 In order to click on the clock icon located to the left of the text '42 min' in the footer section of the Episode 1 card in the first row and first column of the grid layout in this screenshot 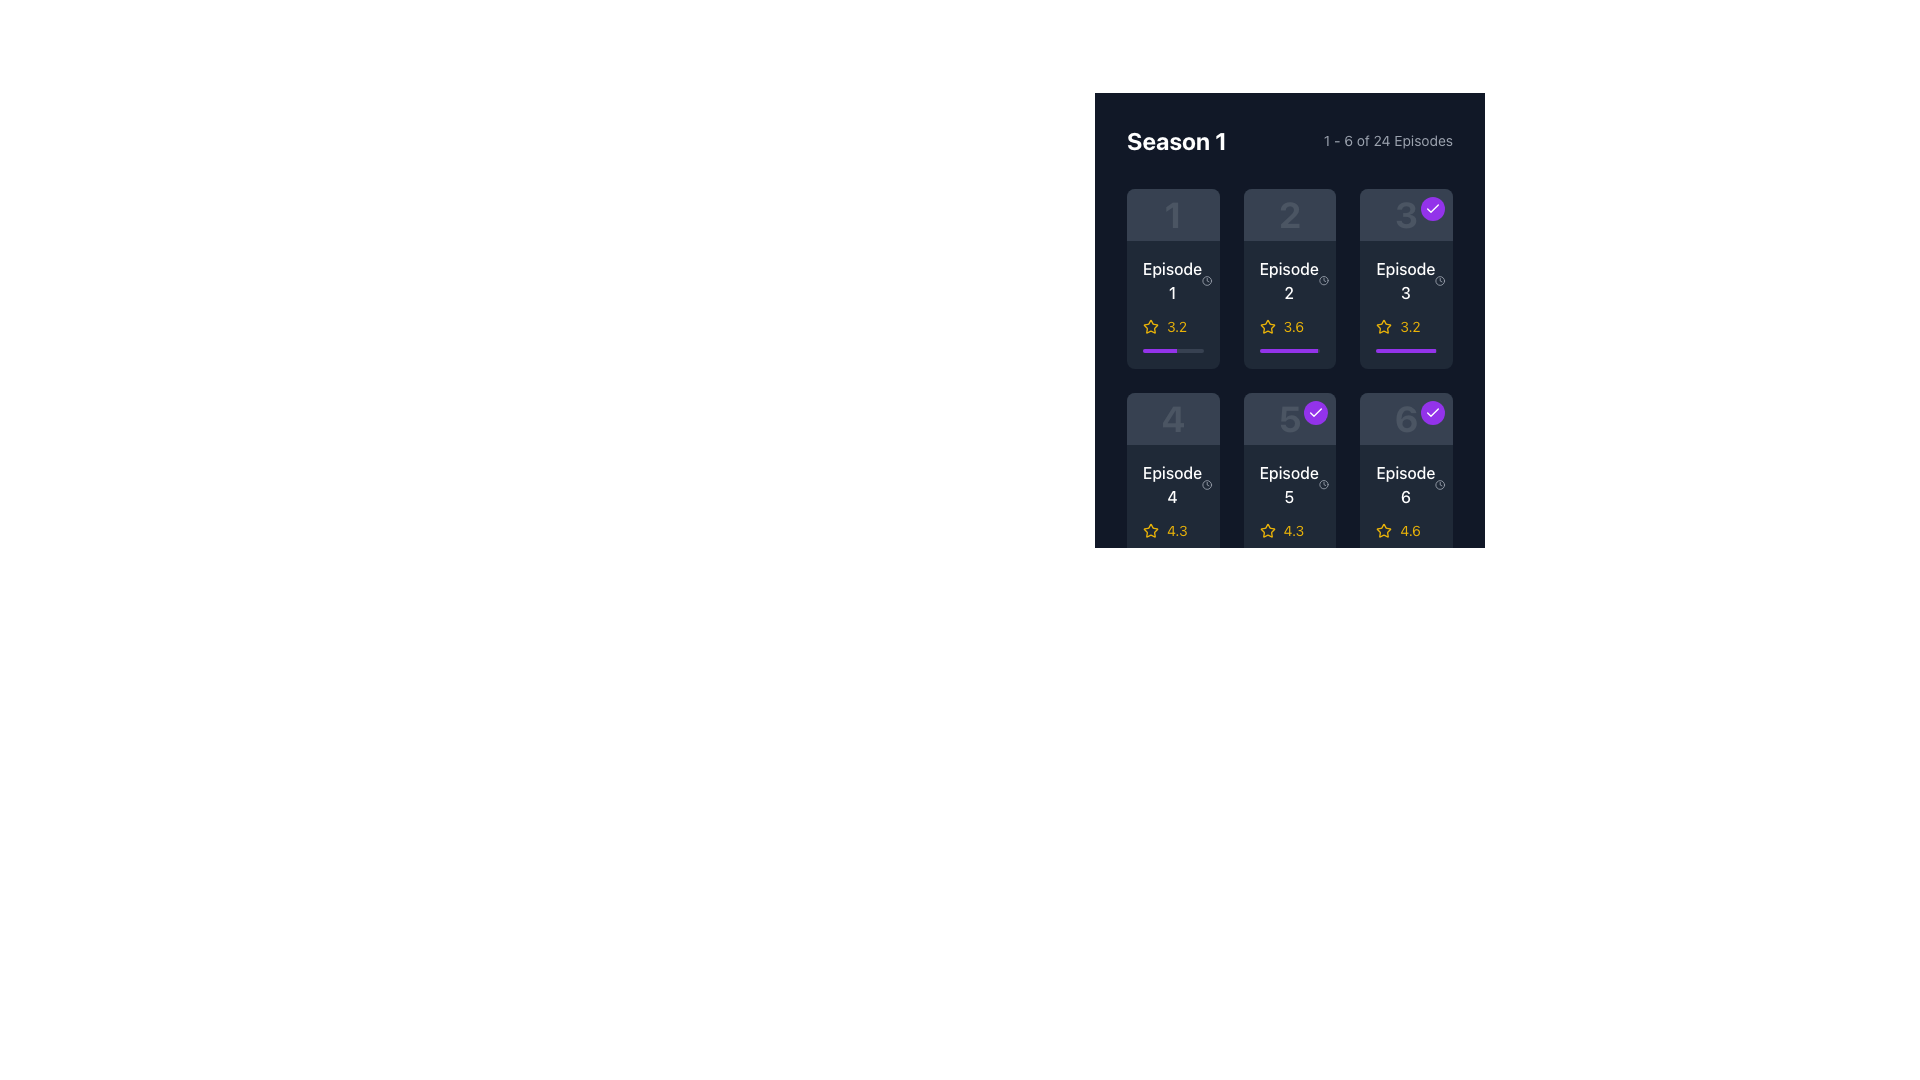, I will do `click(1206, 281)`.